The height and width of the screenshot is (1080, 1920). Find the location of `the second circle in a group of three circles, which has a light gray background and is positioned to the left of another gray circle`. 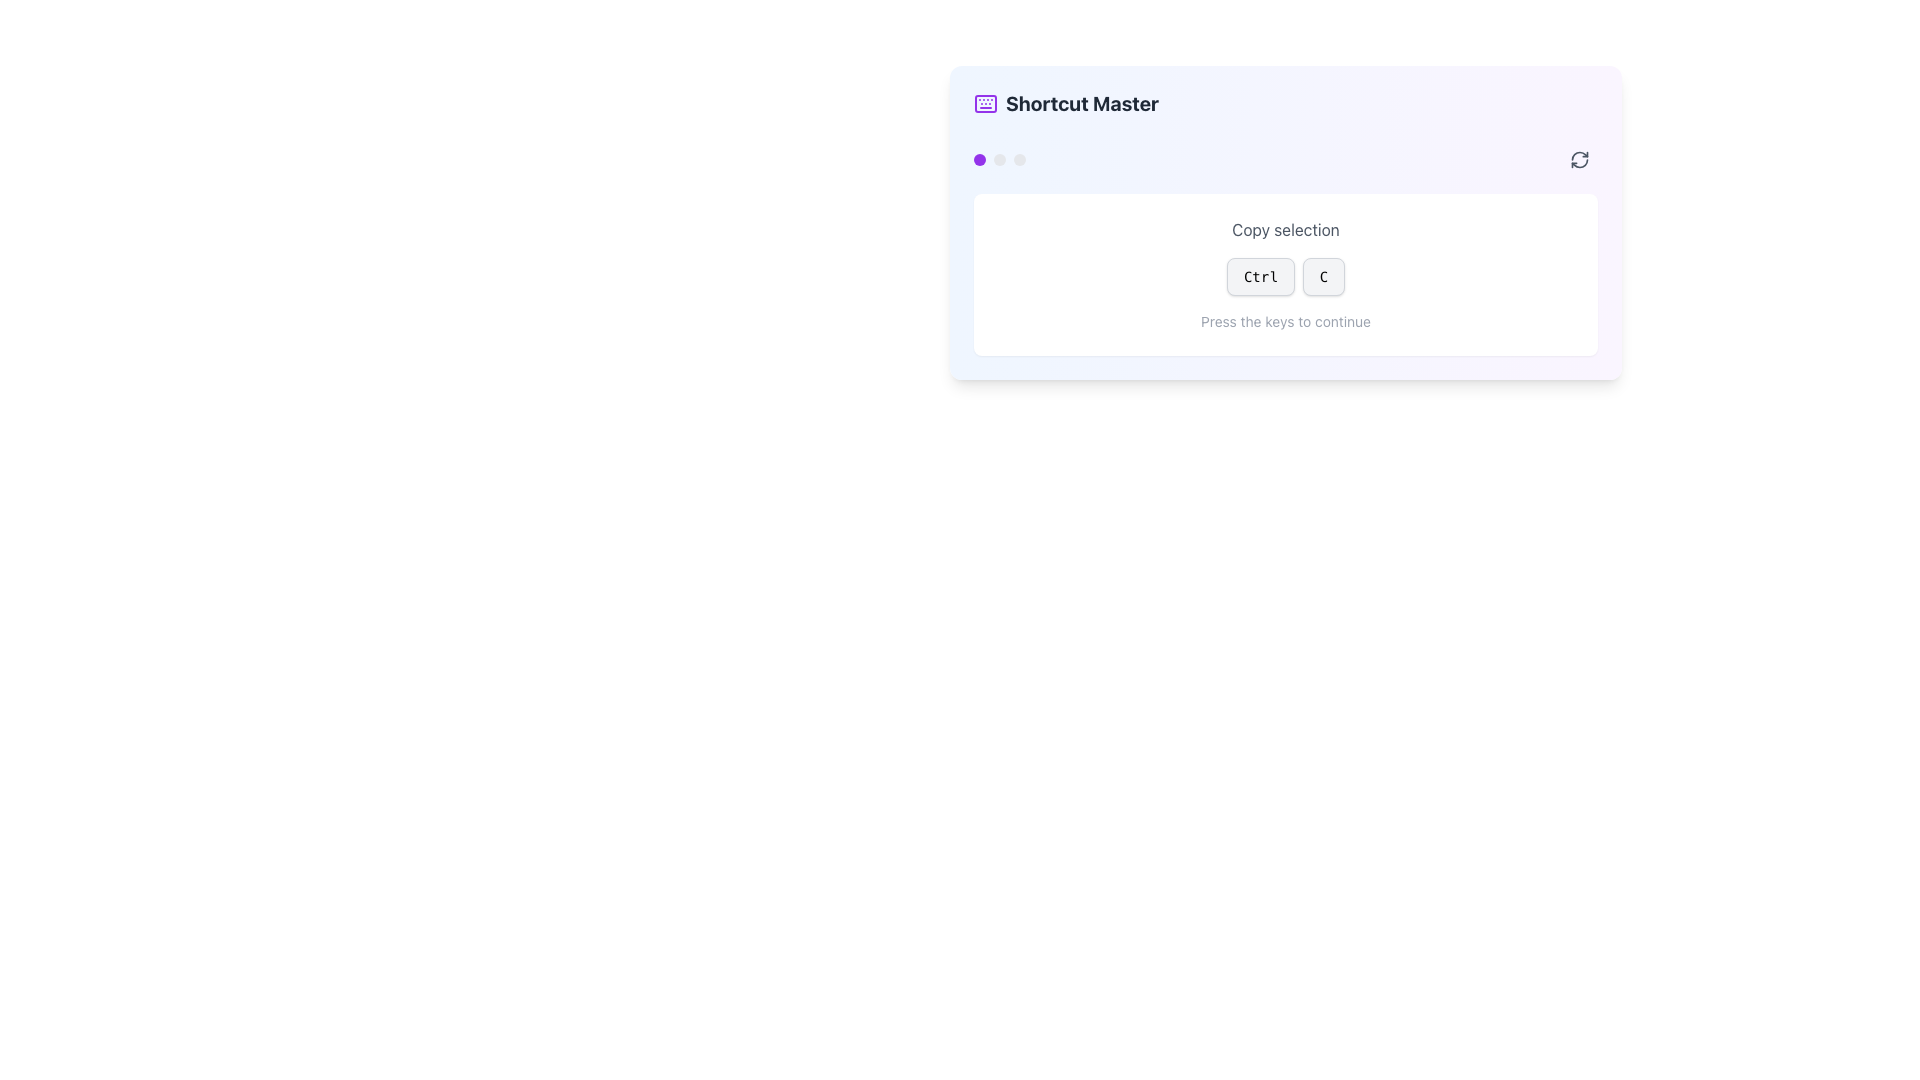

the second circle in a group of three circles, which has a light gray background and is positioned to the left of another gray circle is located at coordinates (999, 158).